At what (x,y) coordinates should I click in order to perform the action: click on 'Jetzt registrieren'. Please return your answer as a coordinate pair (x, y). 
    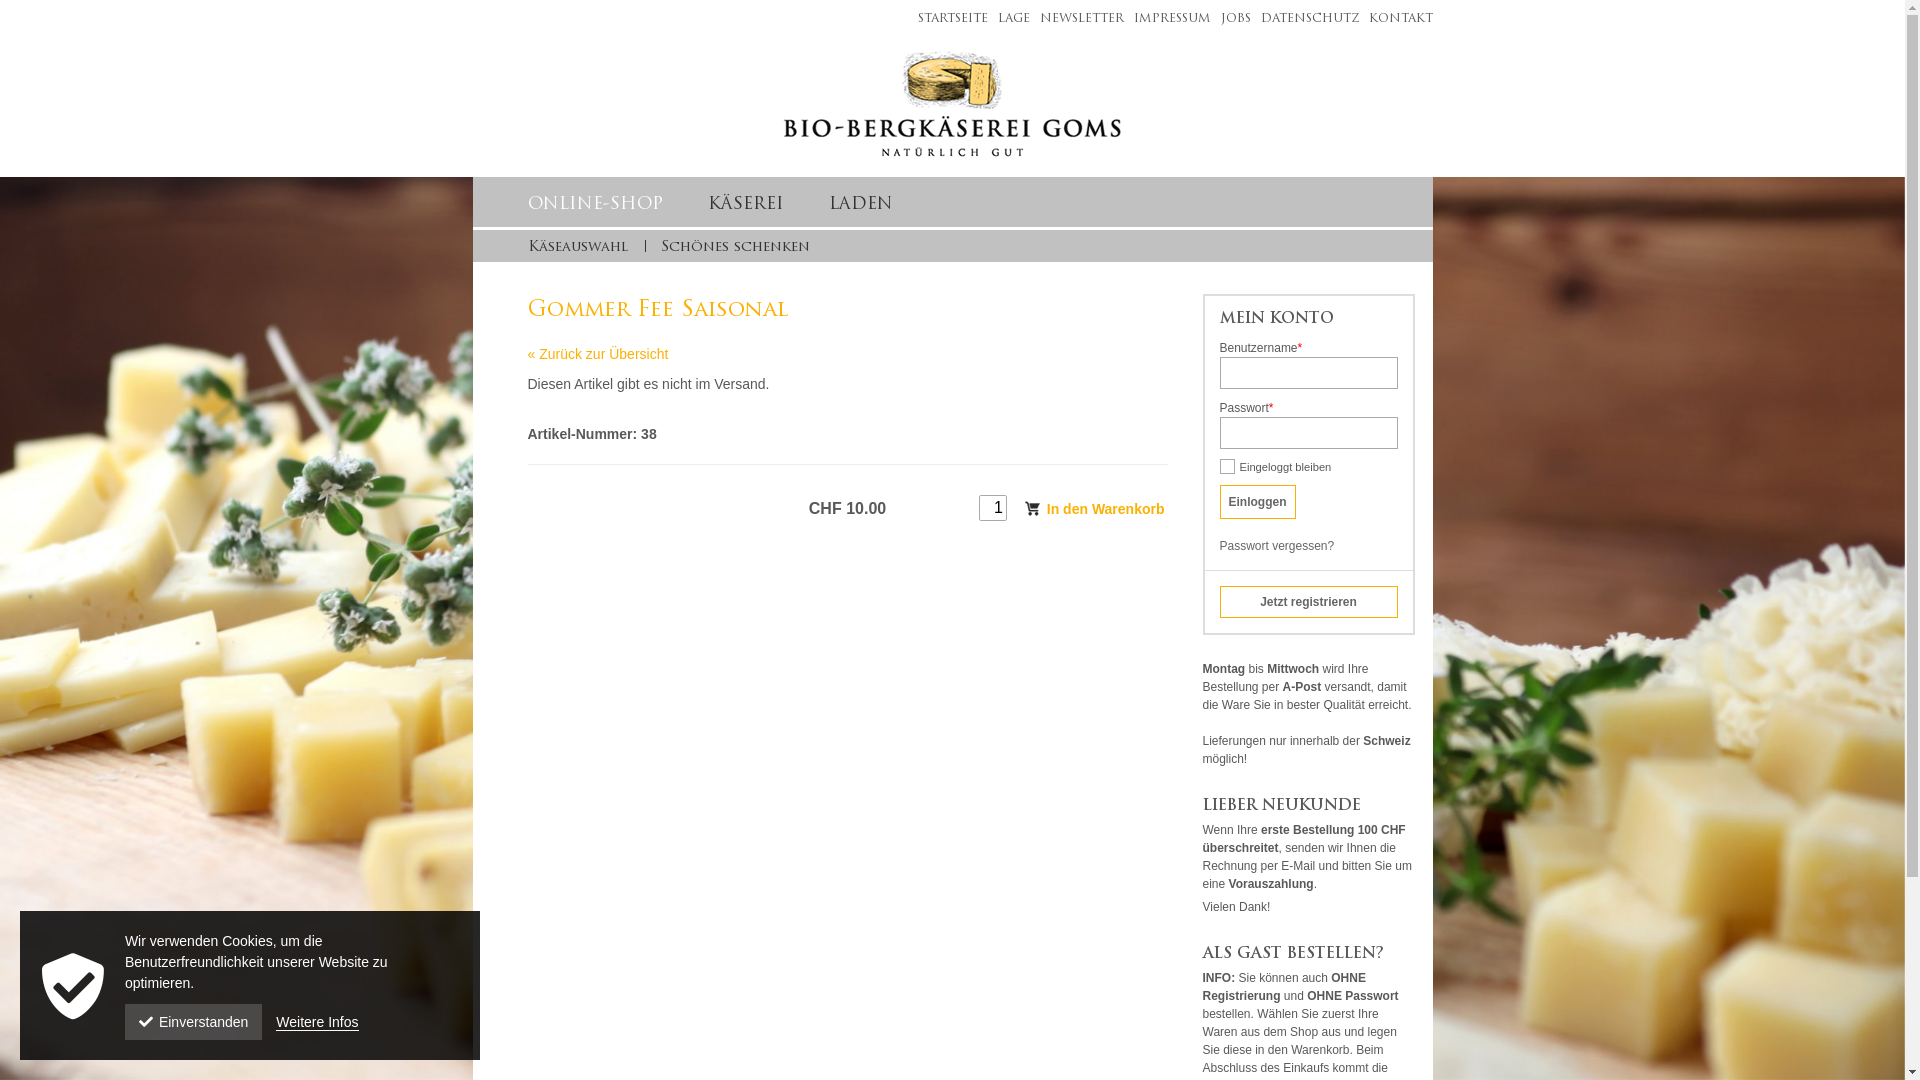
    Looking at the image, I should click on (1218, 600).